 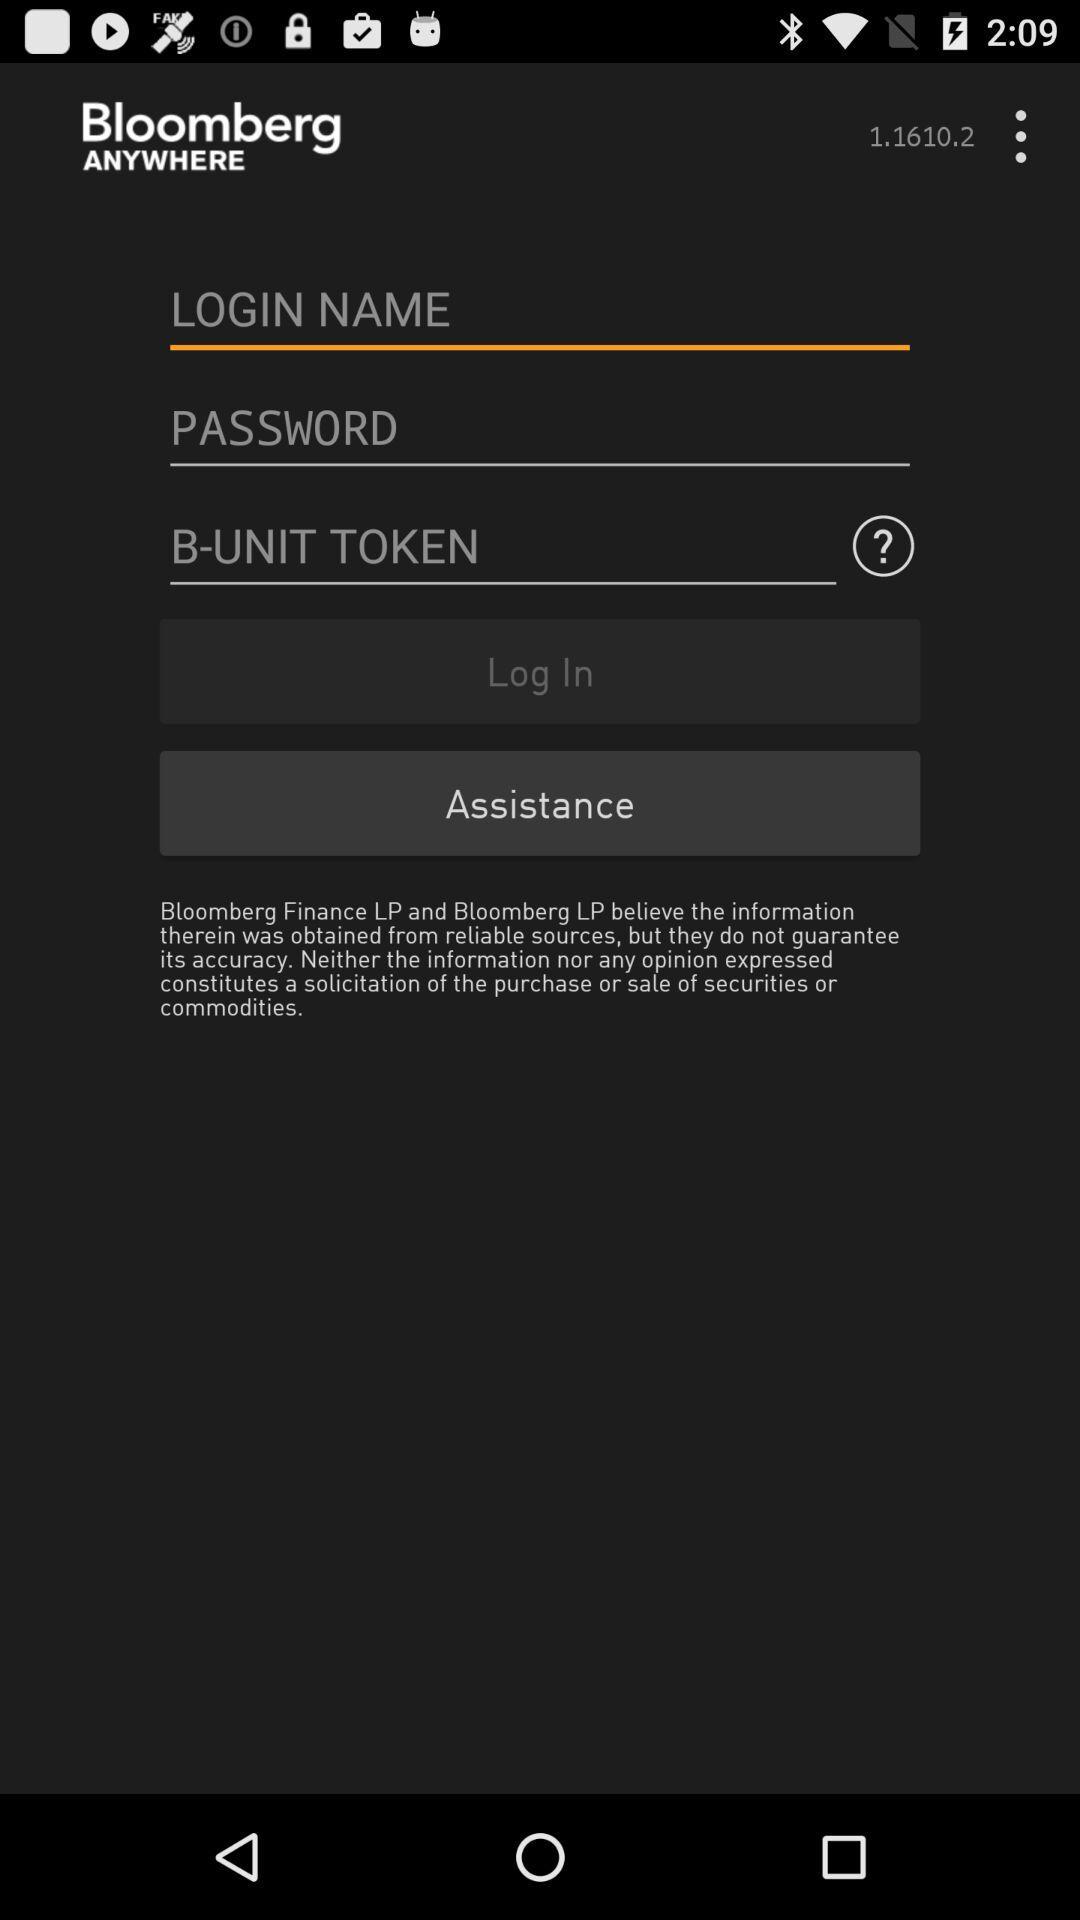 I want to click on the help icon, so click(x=882, y=583).